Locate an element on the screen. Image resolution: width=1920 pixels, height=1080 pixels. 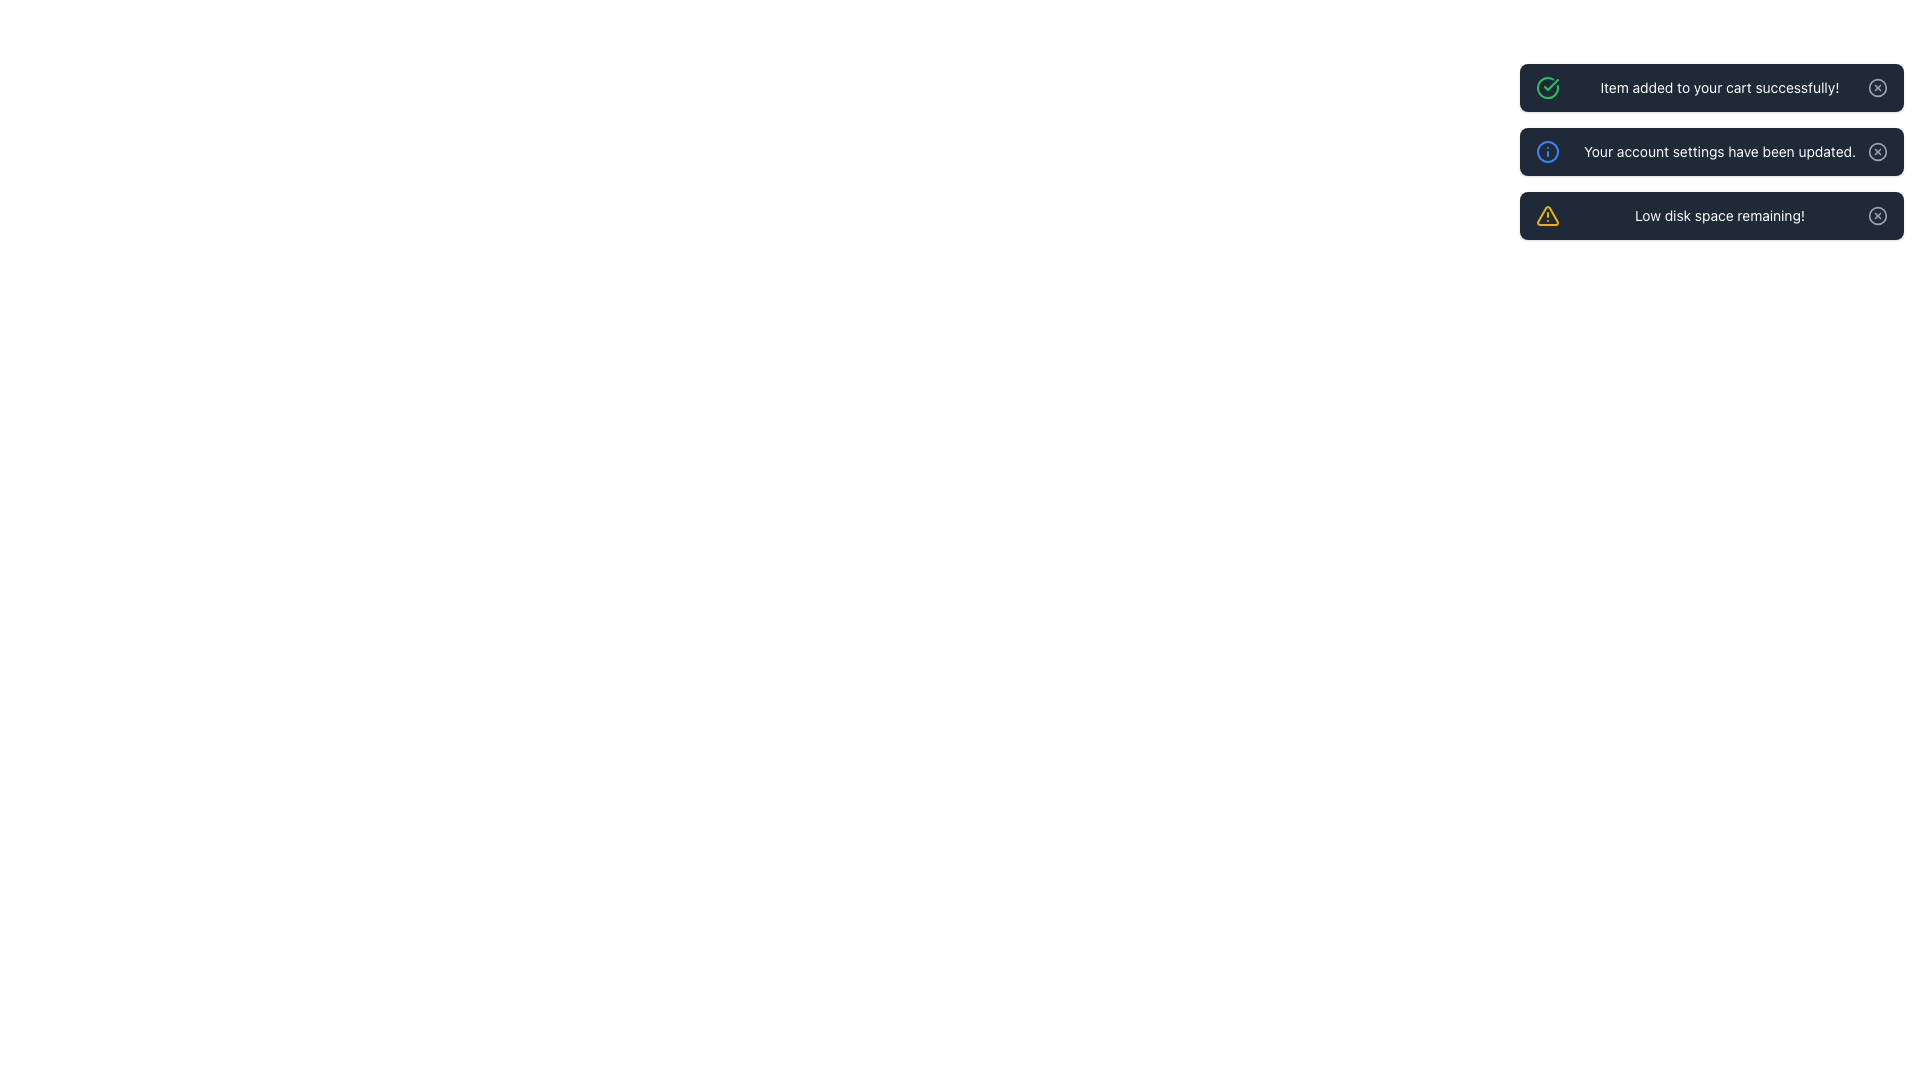
the circular close button with a cross symbol located on the far right of the notification labeled 'Your account settings have been updated' is located at coordinates (1876, 150).